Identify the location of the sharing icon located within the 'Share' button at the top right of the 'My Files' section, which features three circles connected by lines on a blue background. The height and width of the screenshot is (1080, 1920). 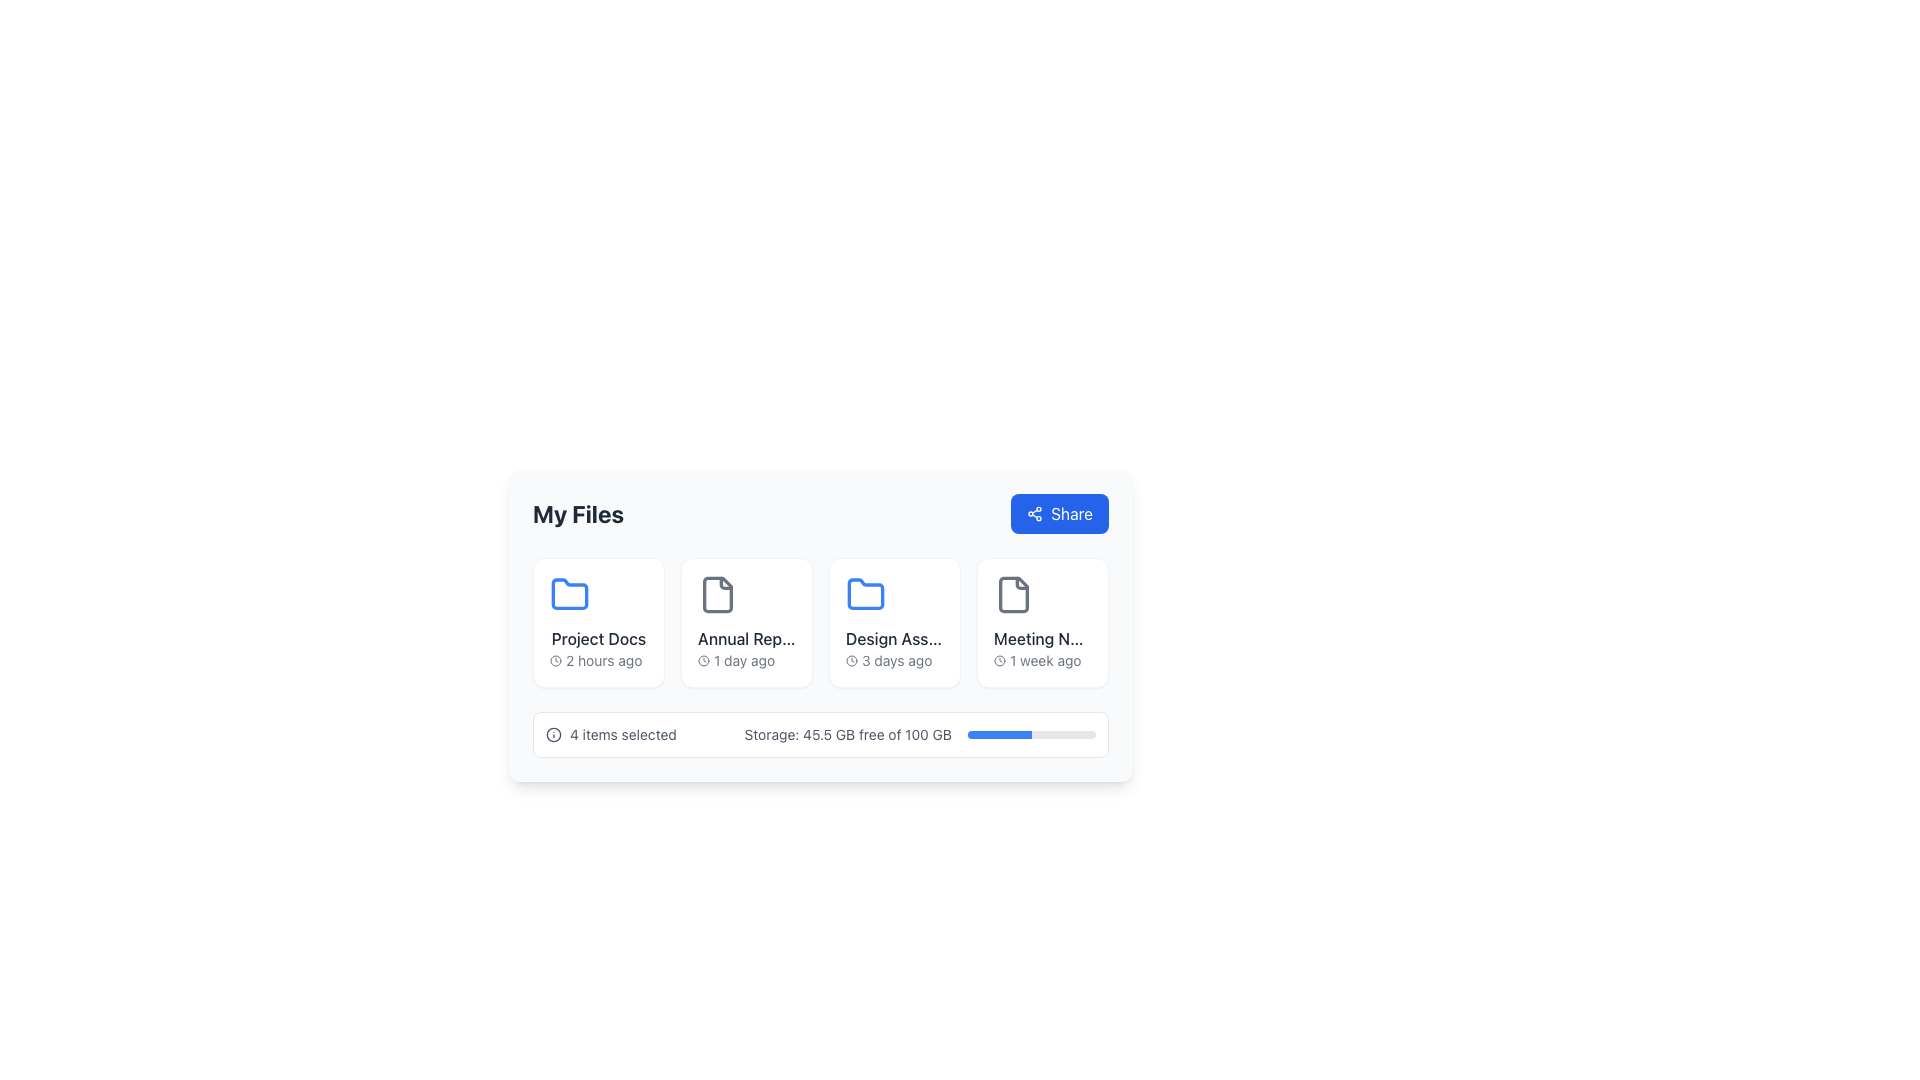
(1035, 512).